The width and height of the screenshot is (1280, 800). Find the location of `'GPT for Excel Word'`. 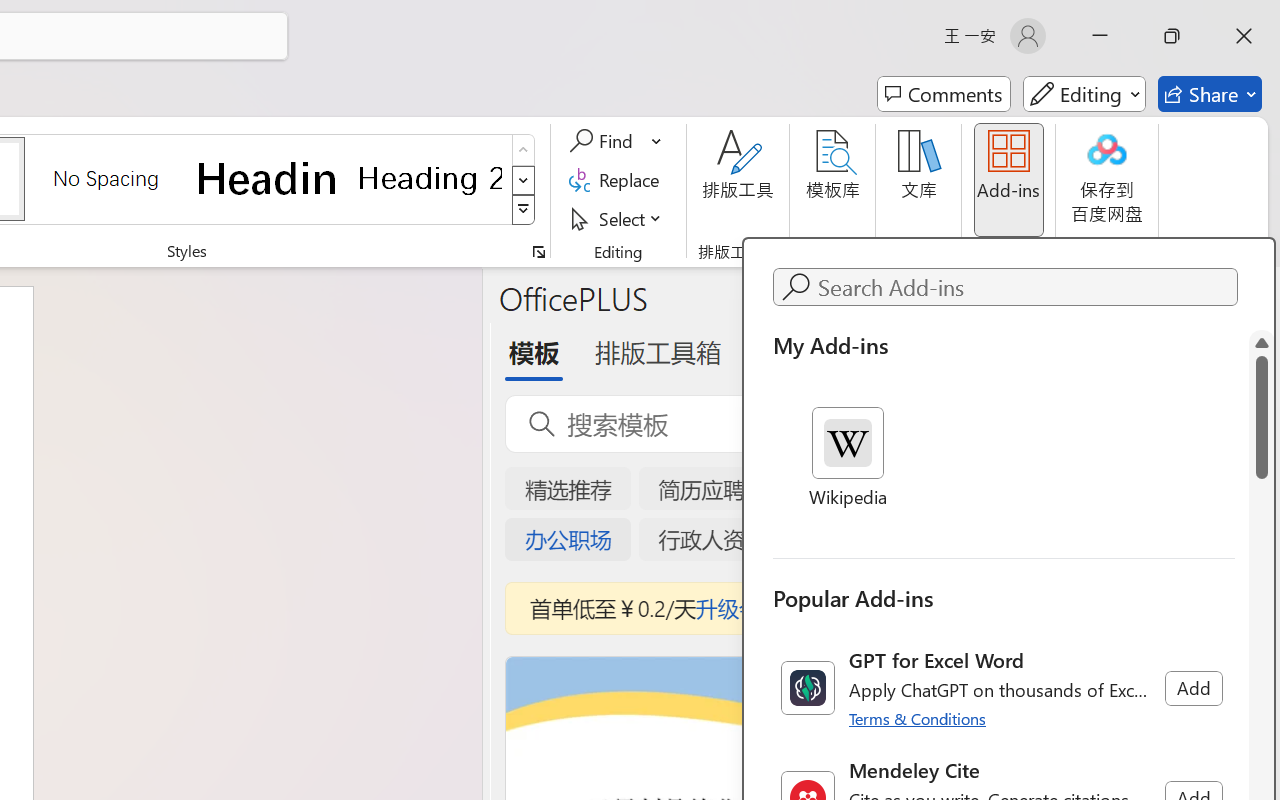

'GPT for Excel Word' is located at coordinates (1004, 688).